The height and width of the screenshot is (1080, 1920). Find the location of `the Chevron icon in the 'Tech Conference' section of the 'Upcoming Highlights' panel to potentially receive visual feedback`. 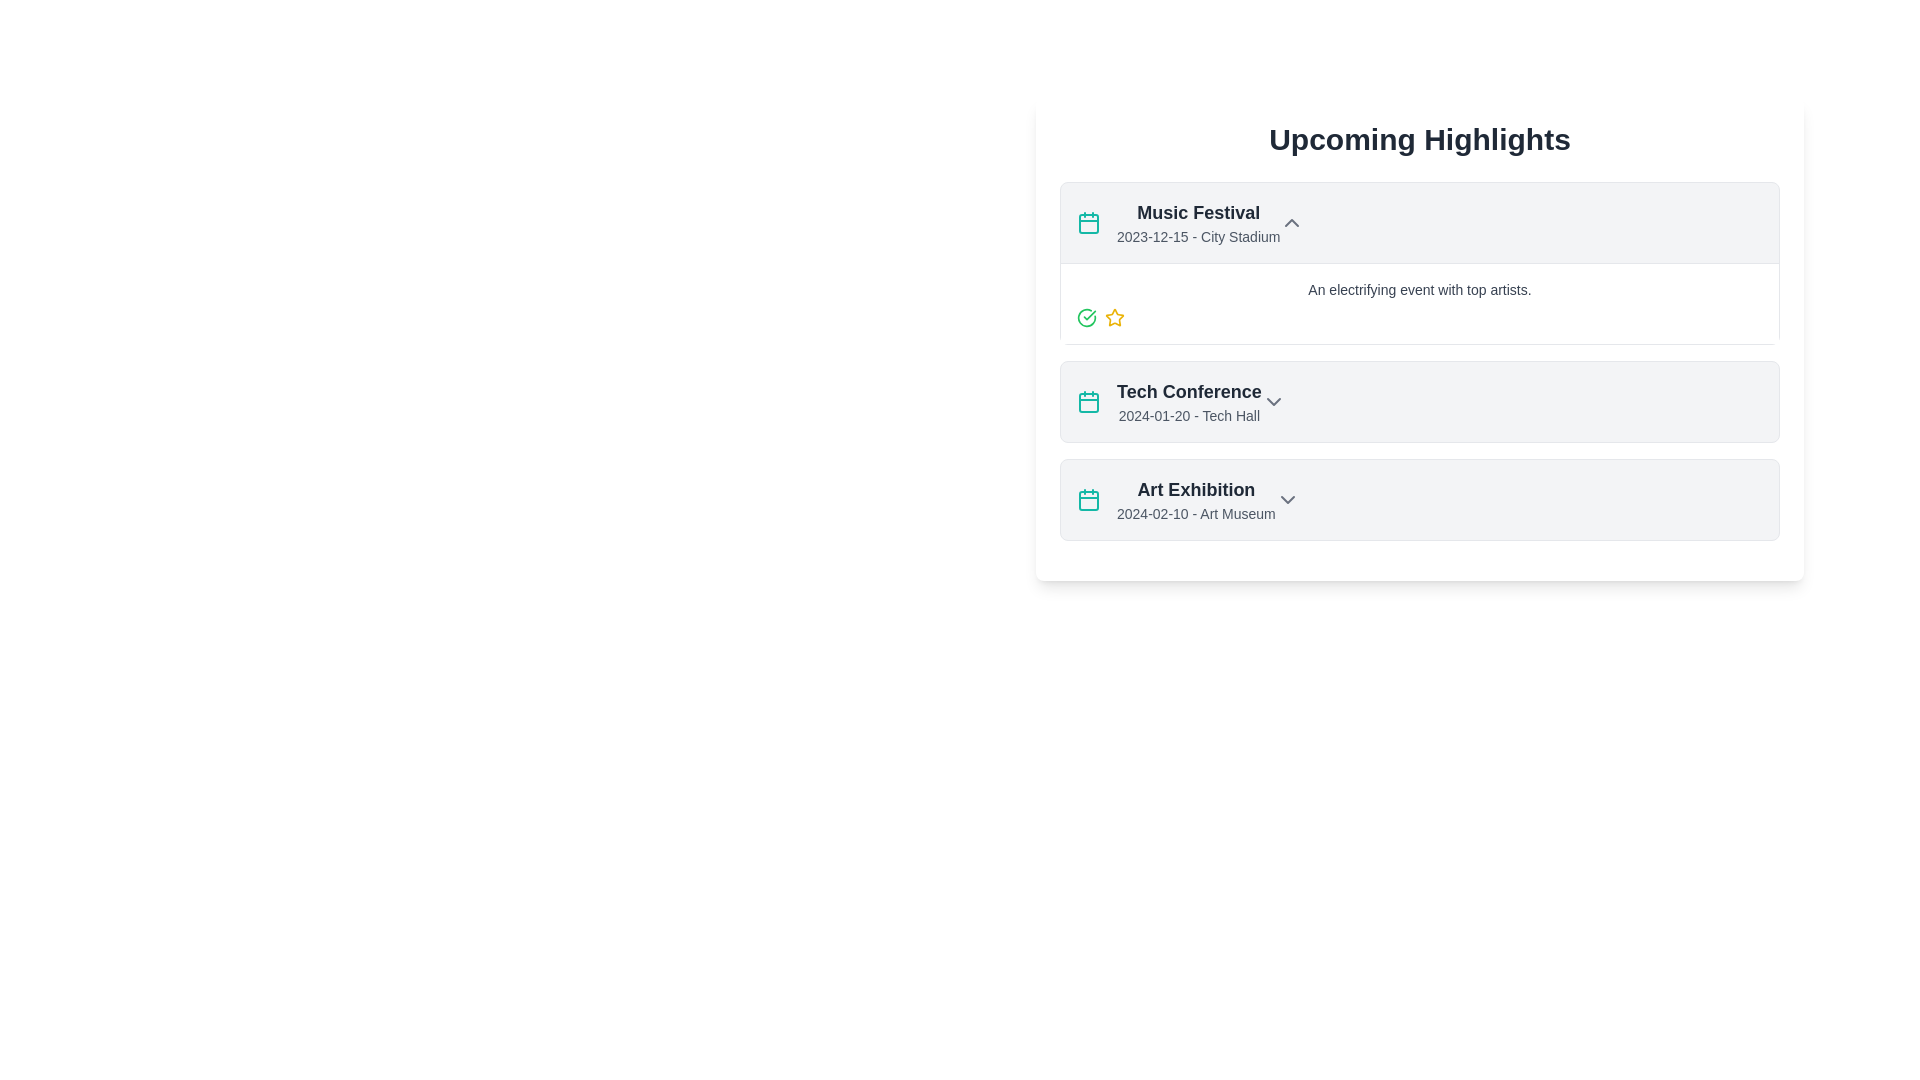

the Chevron icon in the 'Tech Conference' section of the 'Upcoming Highlights' panel to potentially receive visual feedback is located at coordinates (1272, 401).